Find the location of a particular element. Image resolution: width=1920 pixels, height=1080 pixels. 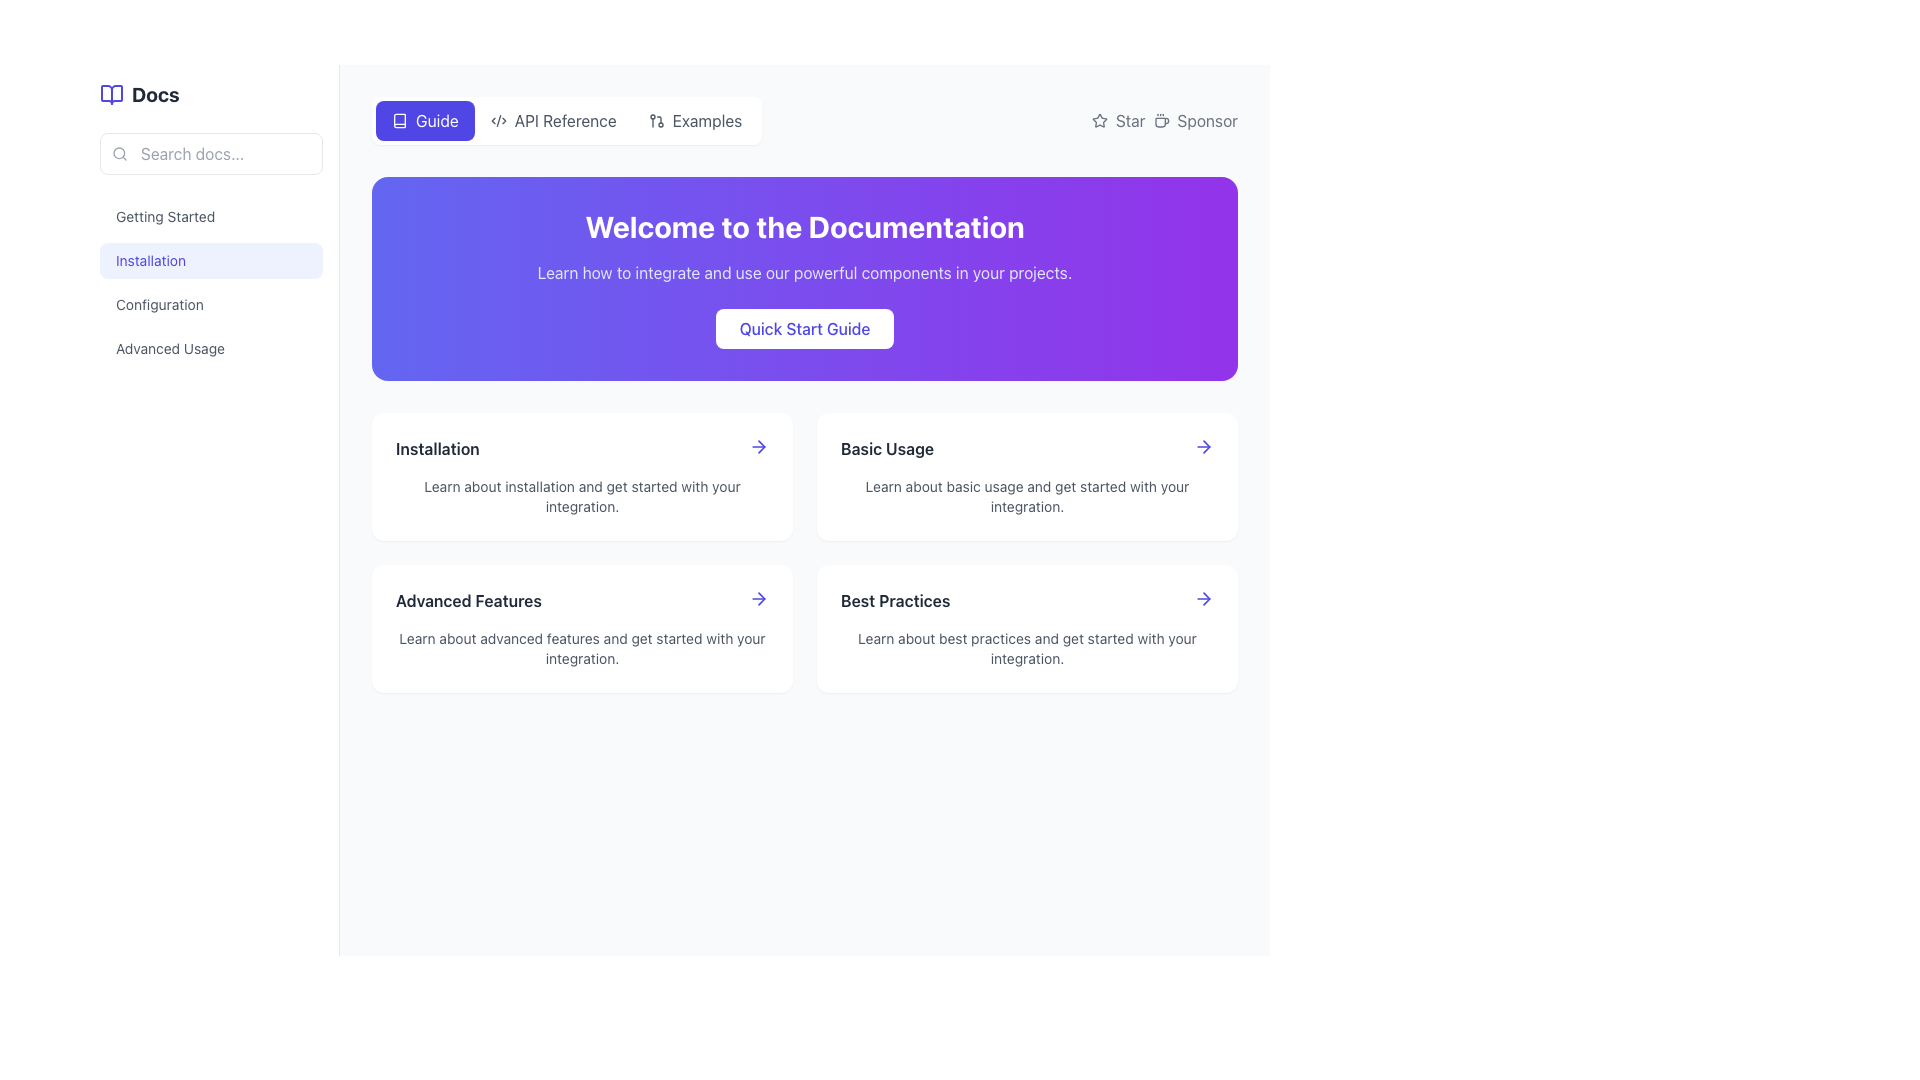

the pull request icon located to the left of the 'Examples' text in the header menu is located at coordinates (656, 120).